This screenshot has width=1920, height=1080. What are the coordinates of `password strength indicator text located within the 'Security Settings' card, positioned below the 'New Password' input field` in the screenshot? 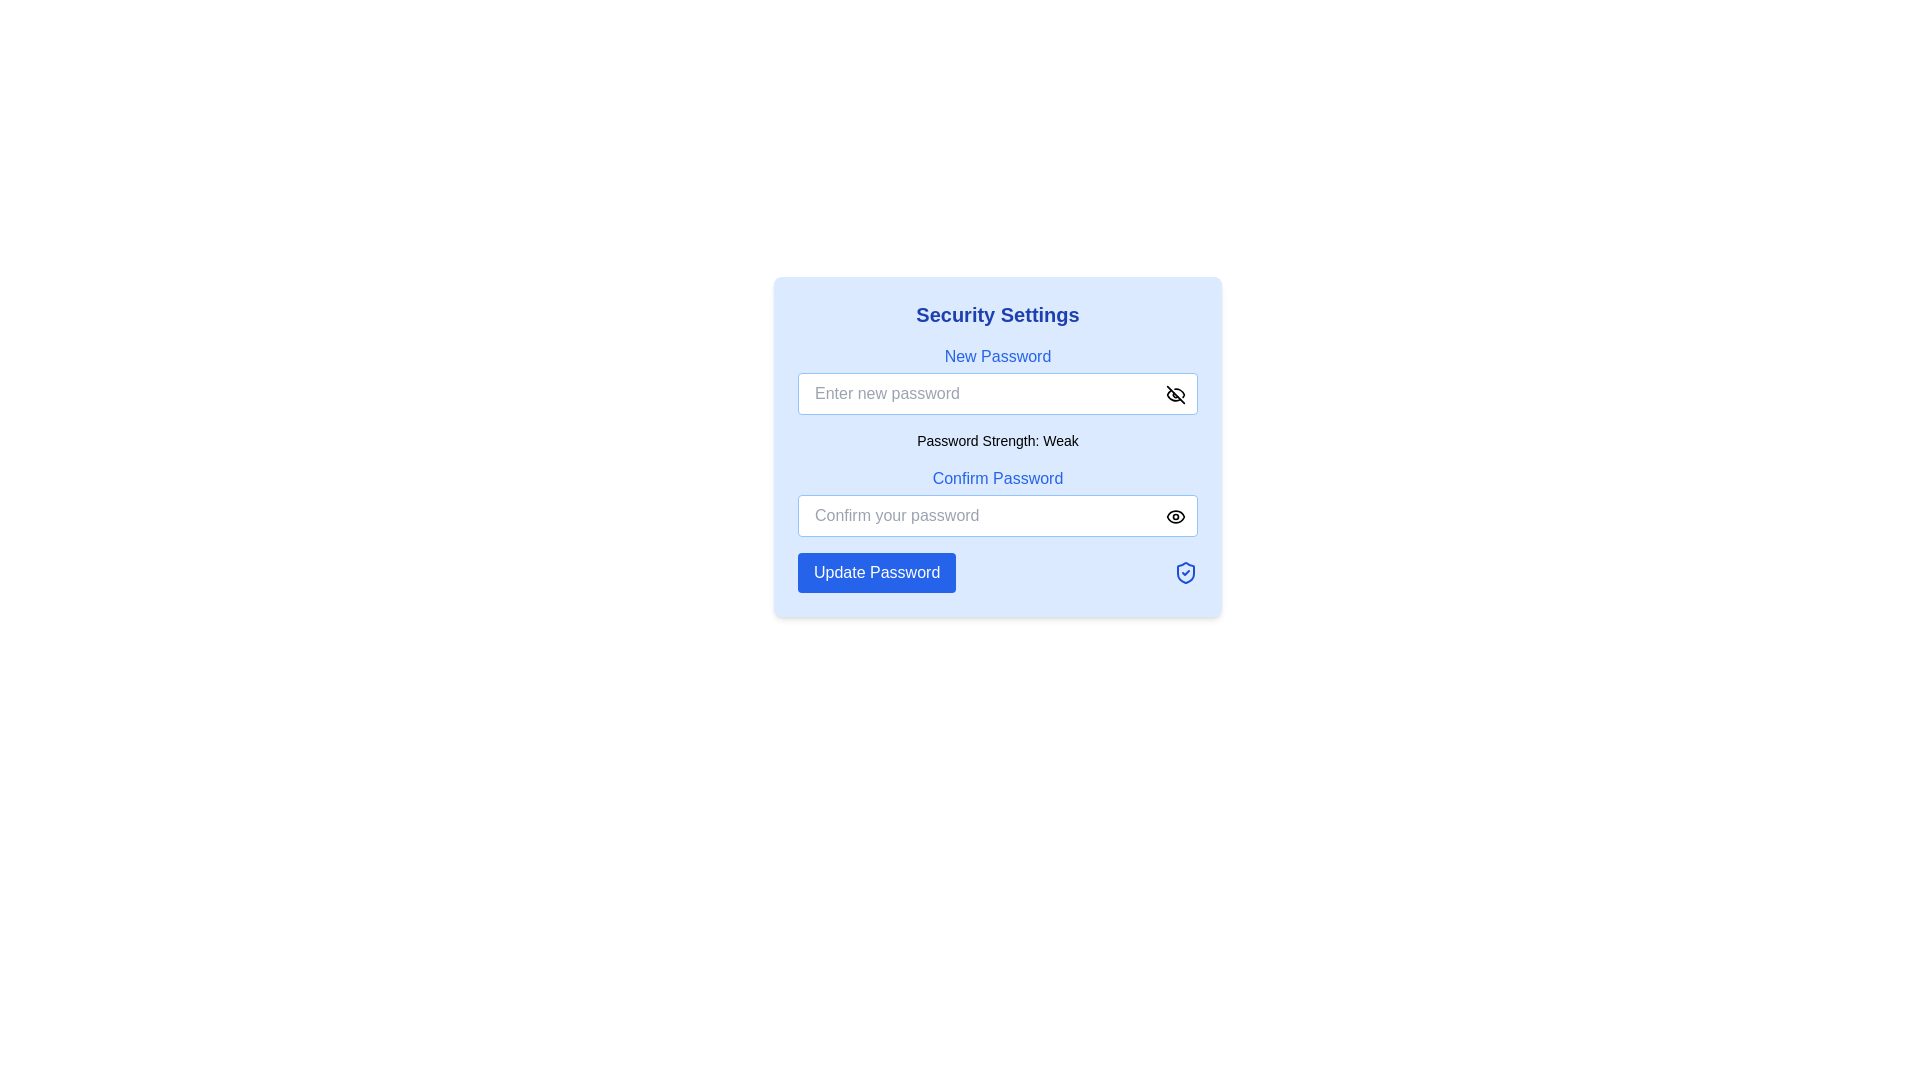 It's located at (998, 439).